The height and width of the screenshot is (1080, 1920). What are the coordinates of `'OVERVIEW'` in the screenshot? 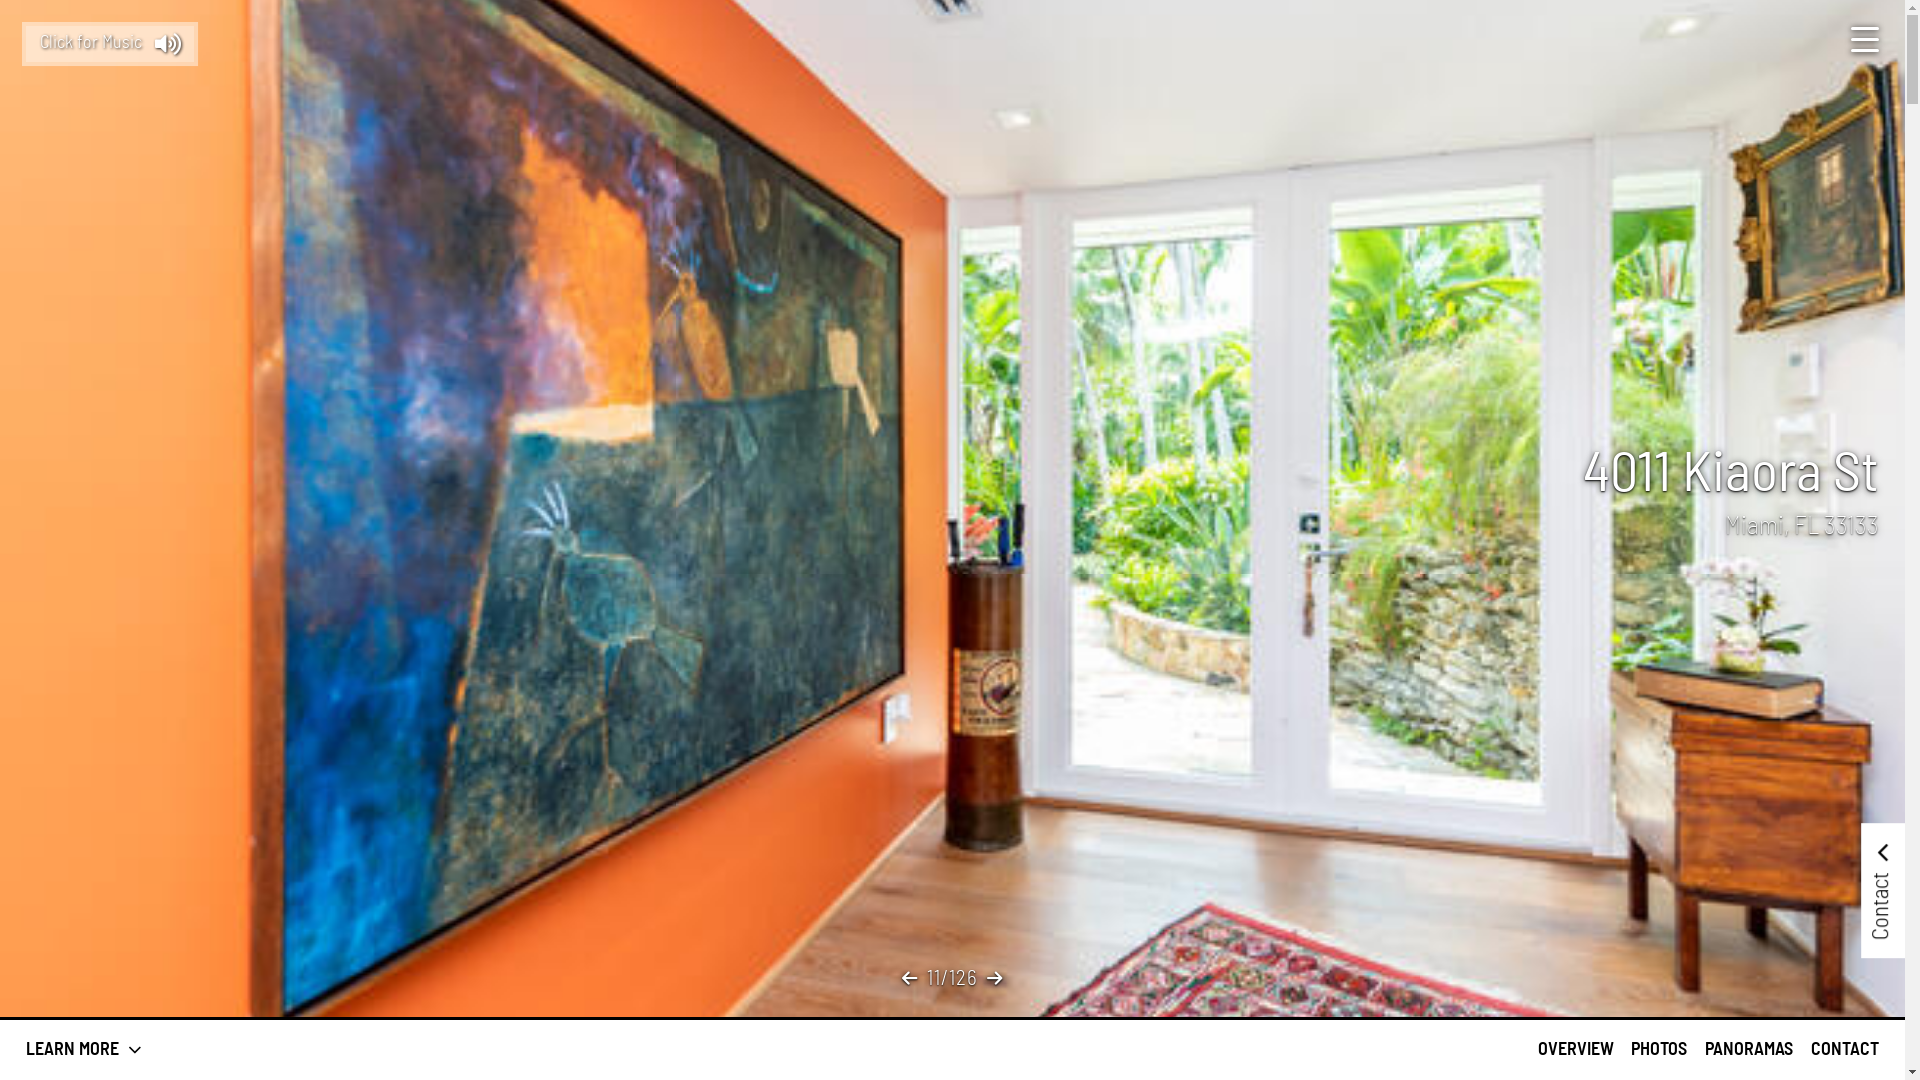 It's located at (1536, 1048).